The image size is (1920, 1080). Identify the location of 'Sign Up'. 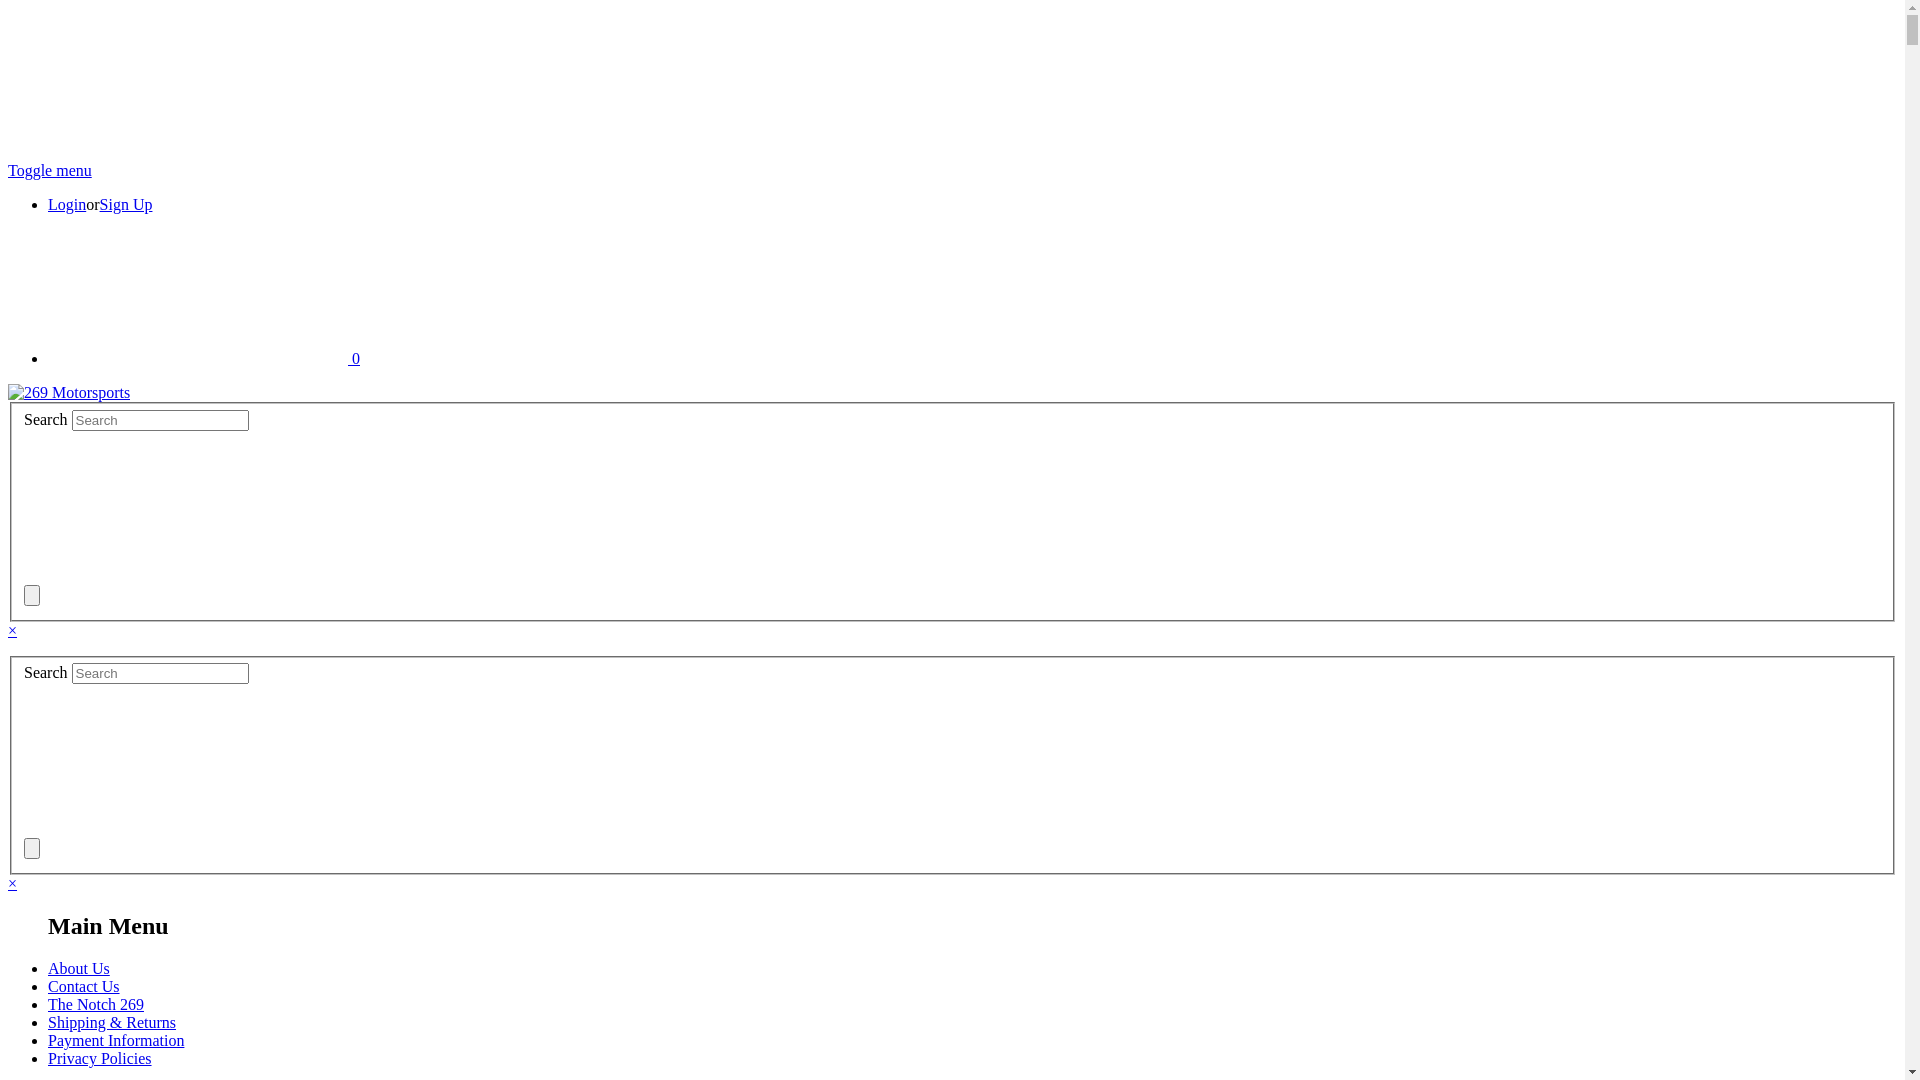
(125, 204).